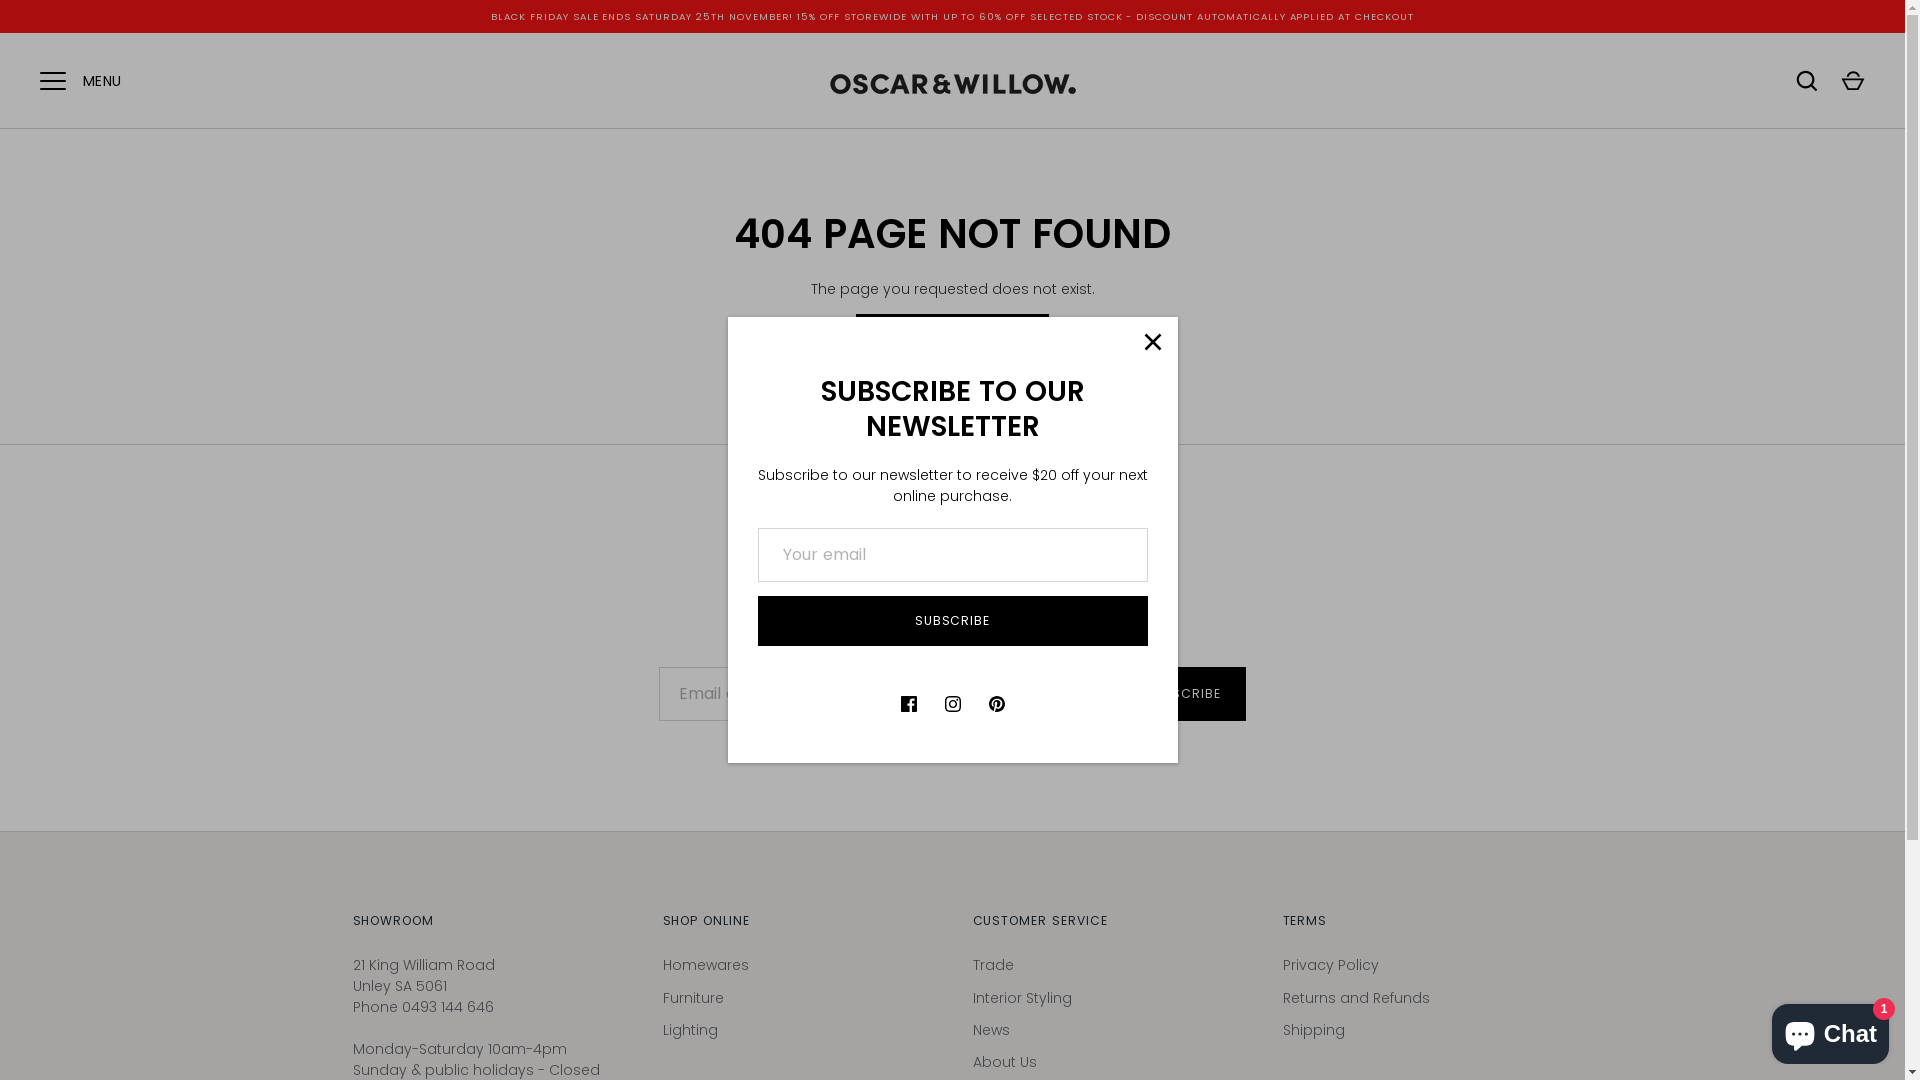 The image size is (1920, 1080). Describe the element at coordinates (1182, 693) in the screenshot. I see `'SUBSCRIBE'` at that location.